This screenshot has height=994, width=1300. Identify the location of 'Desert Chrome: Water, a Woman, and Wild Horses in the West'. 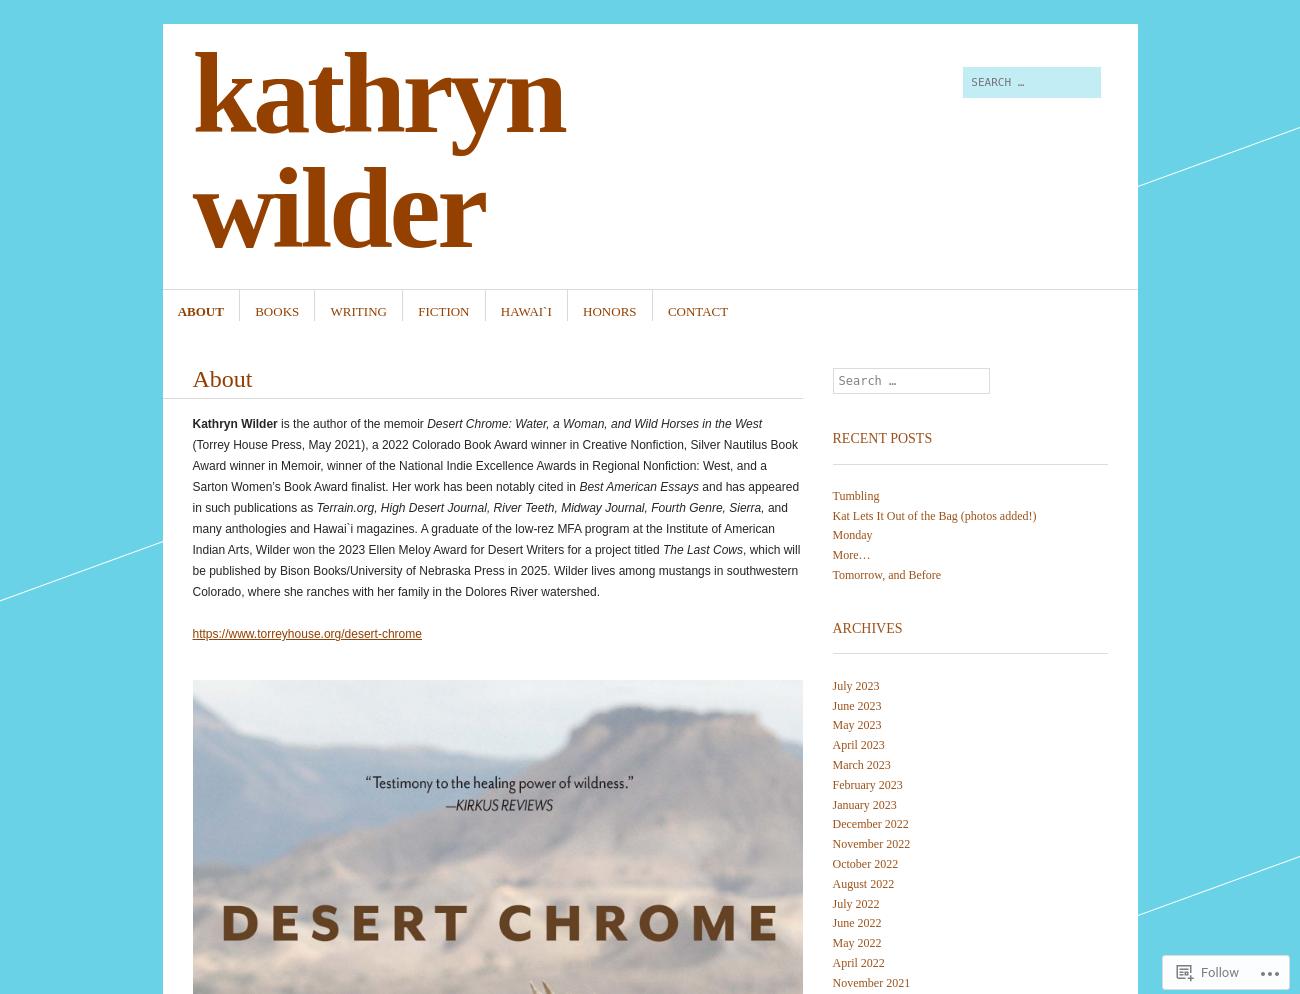
(593, 423).